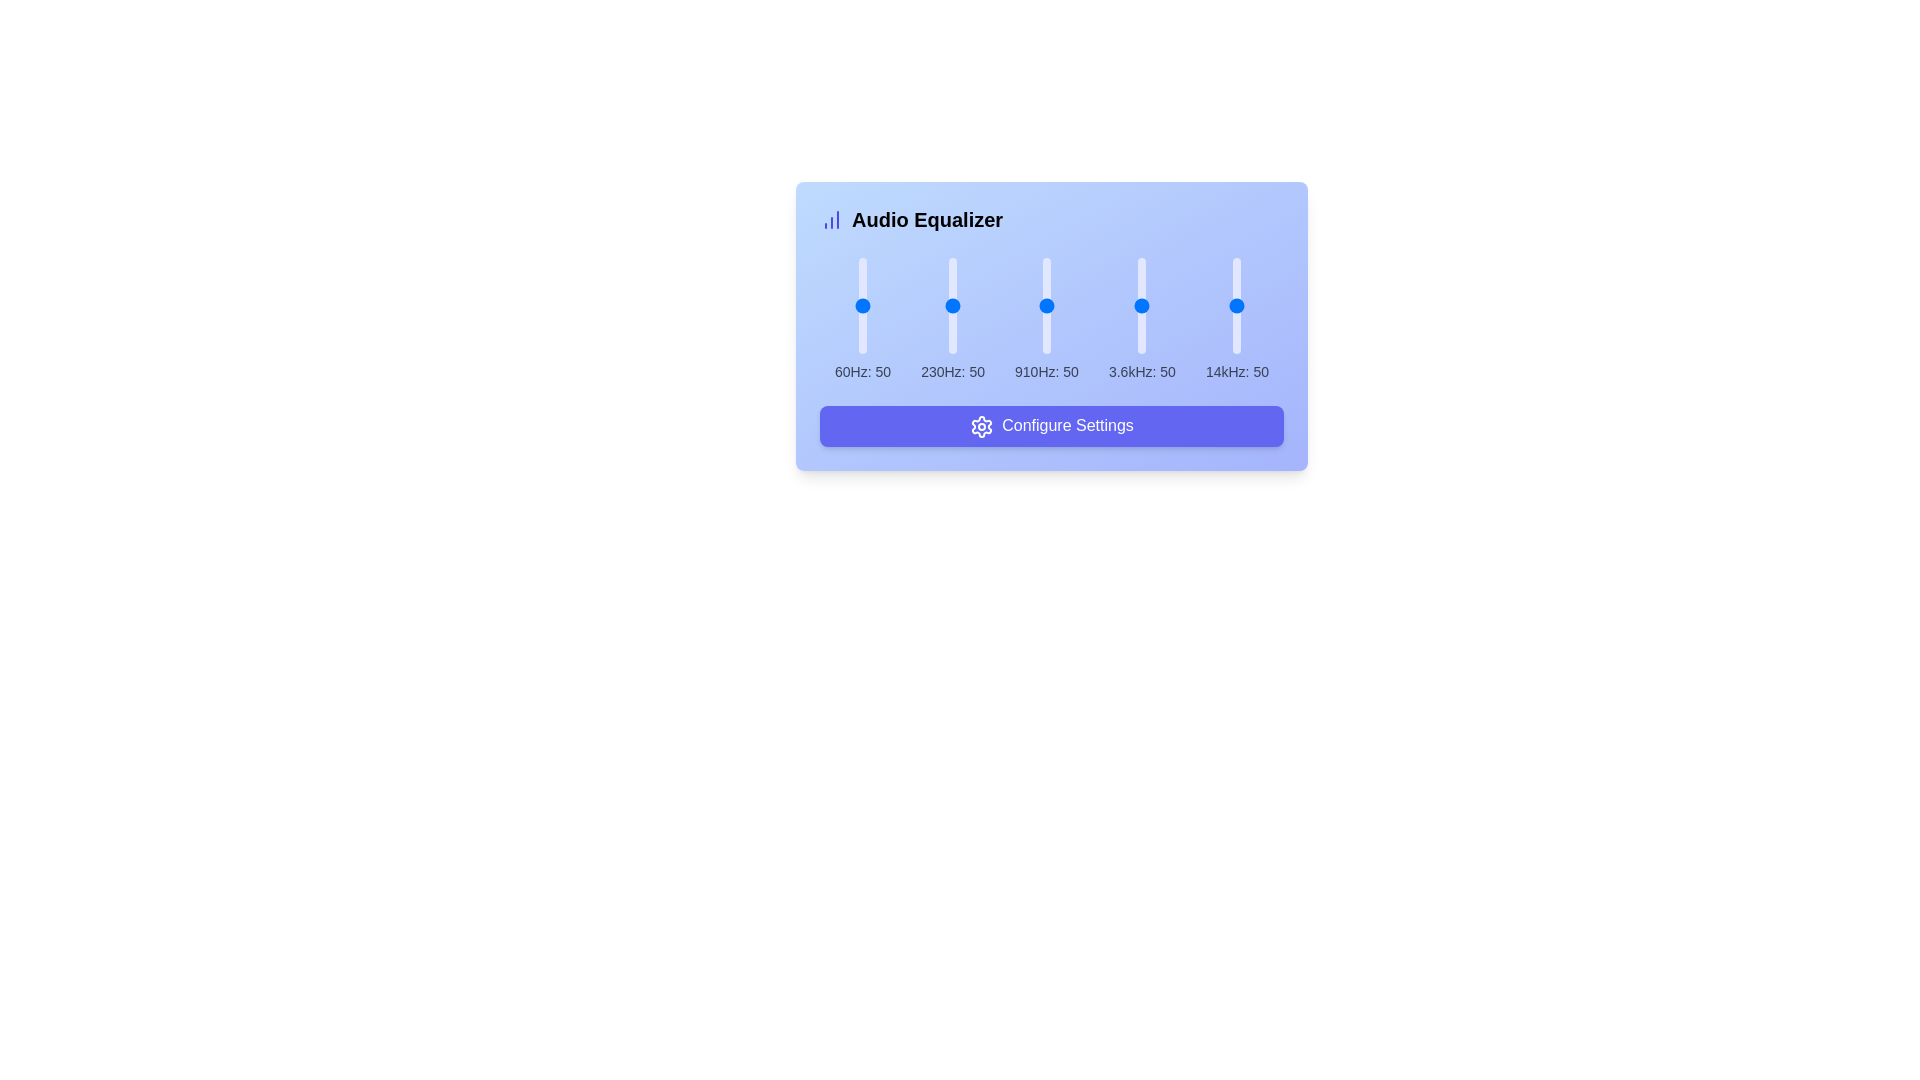  Describe the element at coordinates (1045, 320) in the screenshot. I see `the frequency level of 910Hz` at that location.